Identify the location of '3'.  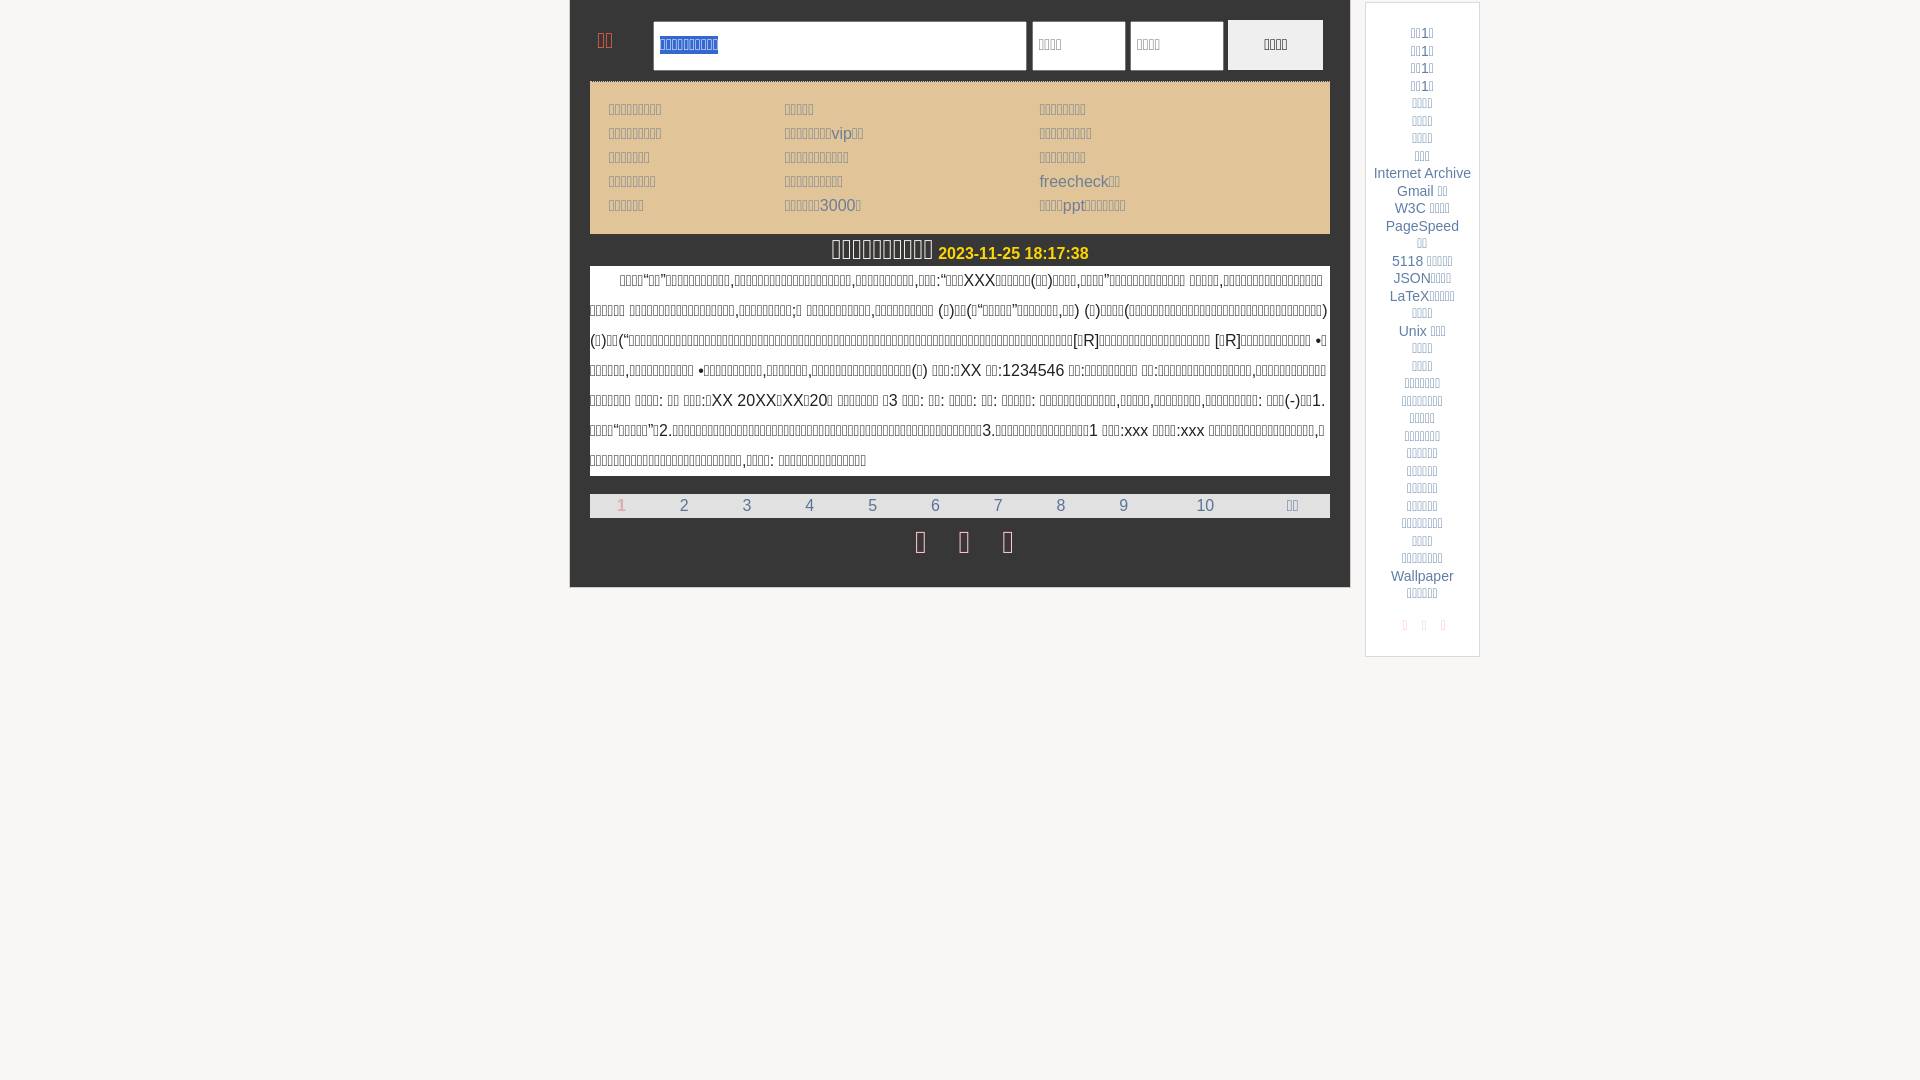
(746, 504).